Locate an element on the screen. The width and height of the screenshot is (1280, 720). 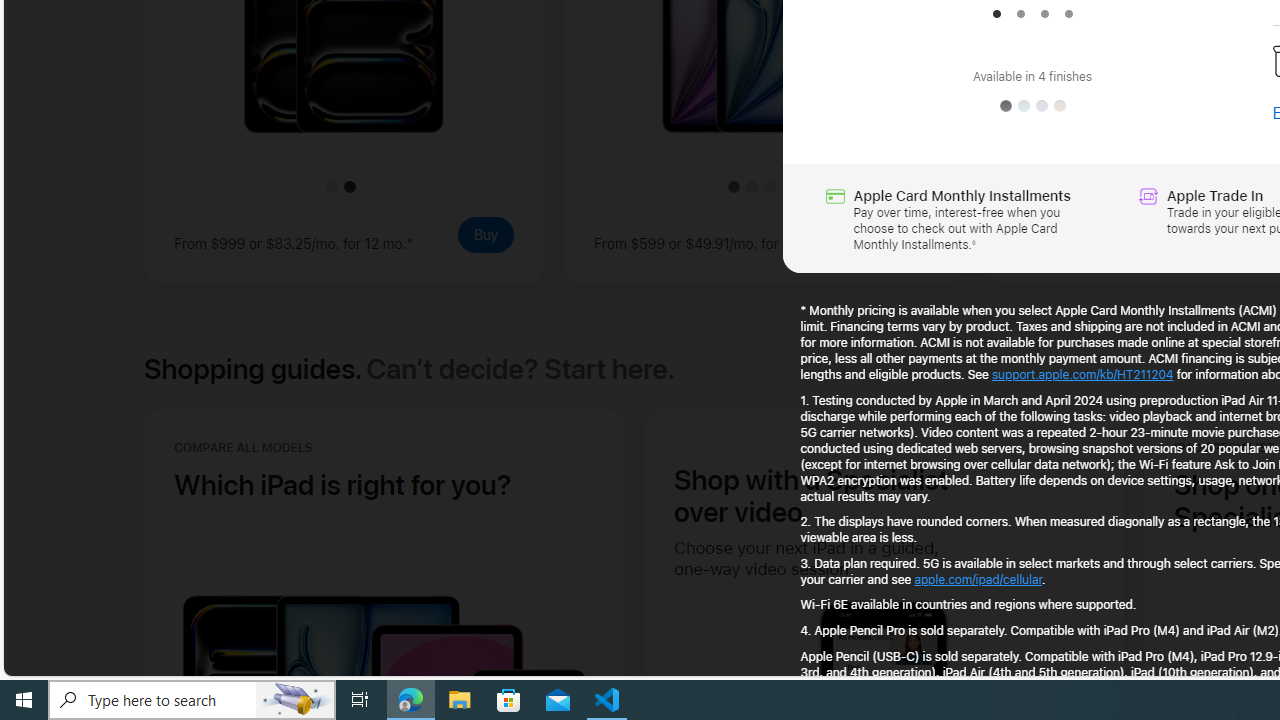
'Starlight' is located at coordinates (1058, 106).